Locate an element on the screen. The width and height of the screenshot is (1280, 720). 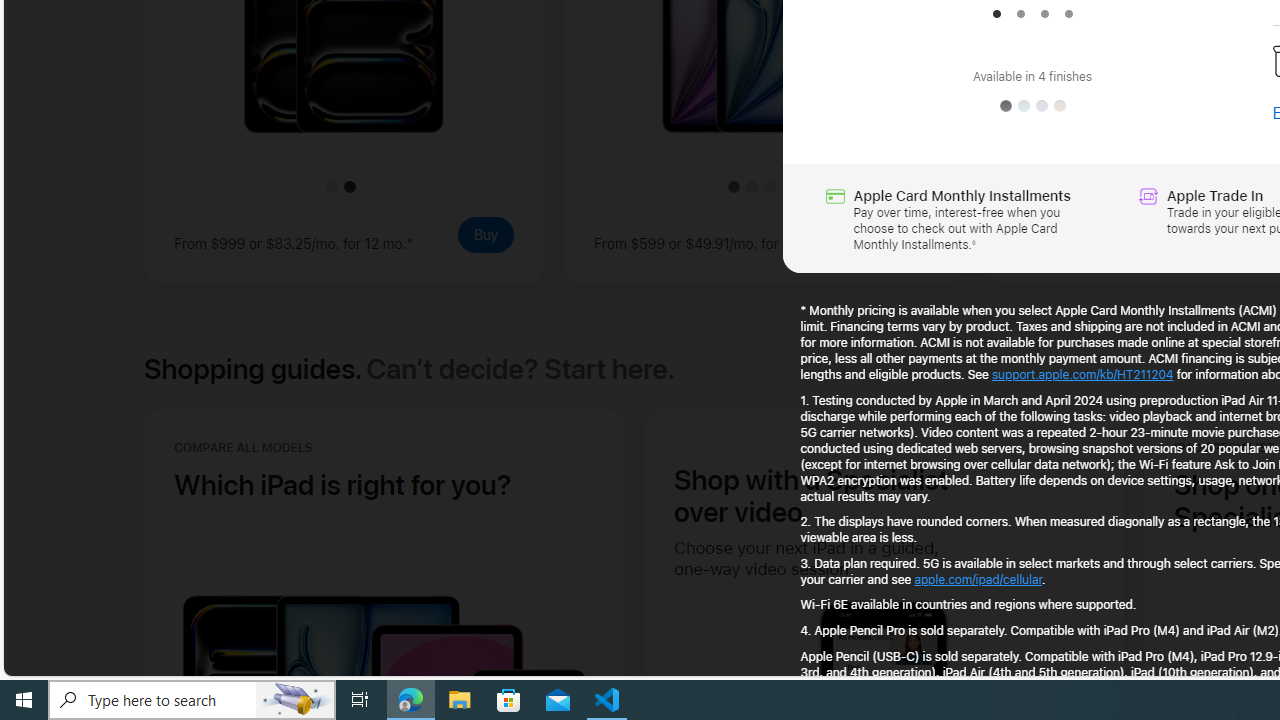
'Starlight' is located at coordinates (1058, 106).